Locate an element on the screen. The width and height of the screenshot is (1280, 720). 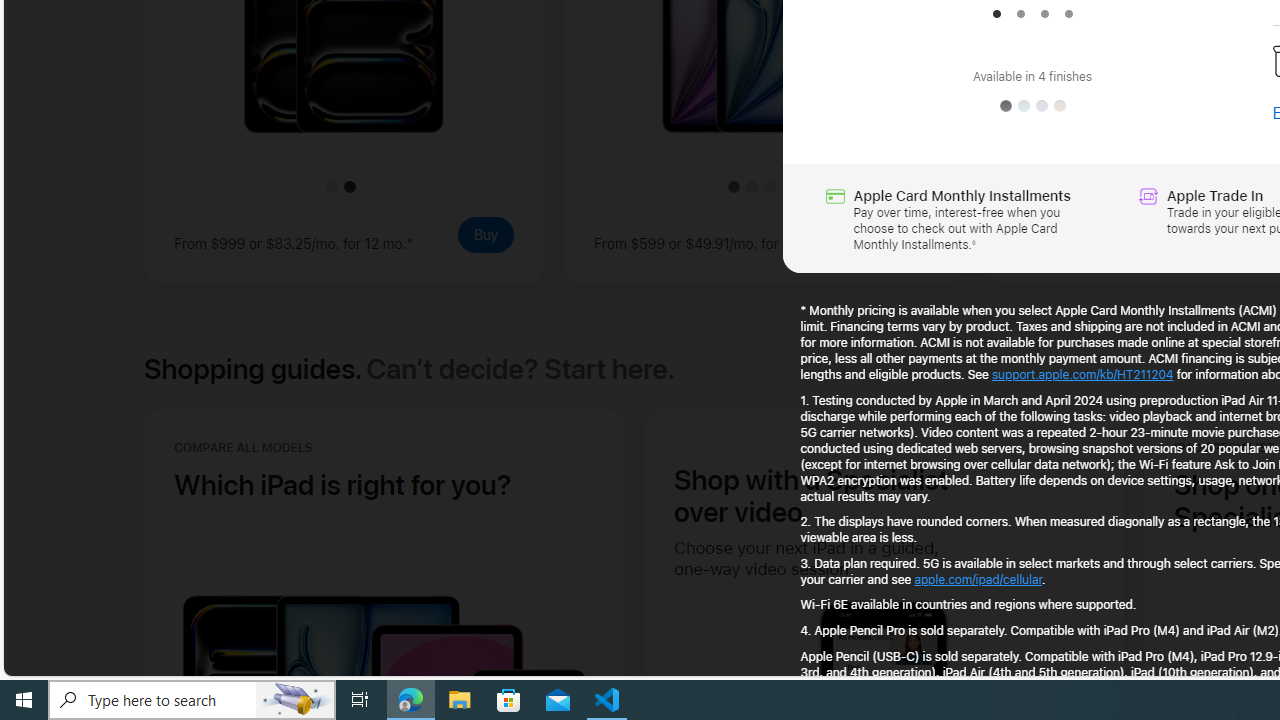
'Starlight' is located at coordinates (1058, 106).